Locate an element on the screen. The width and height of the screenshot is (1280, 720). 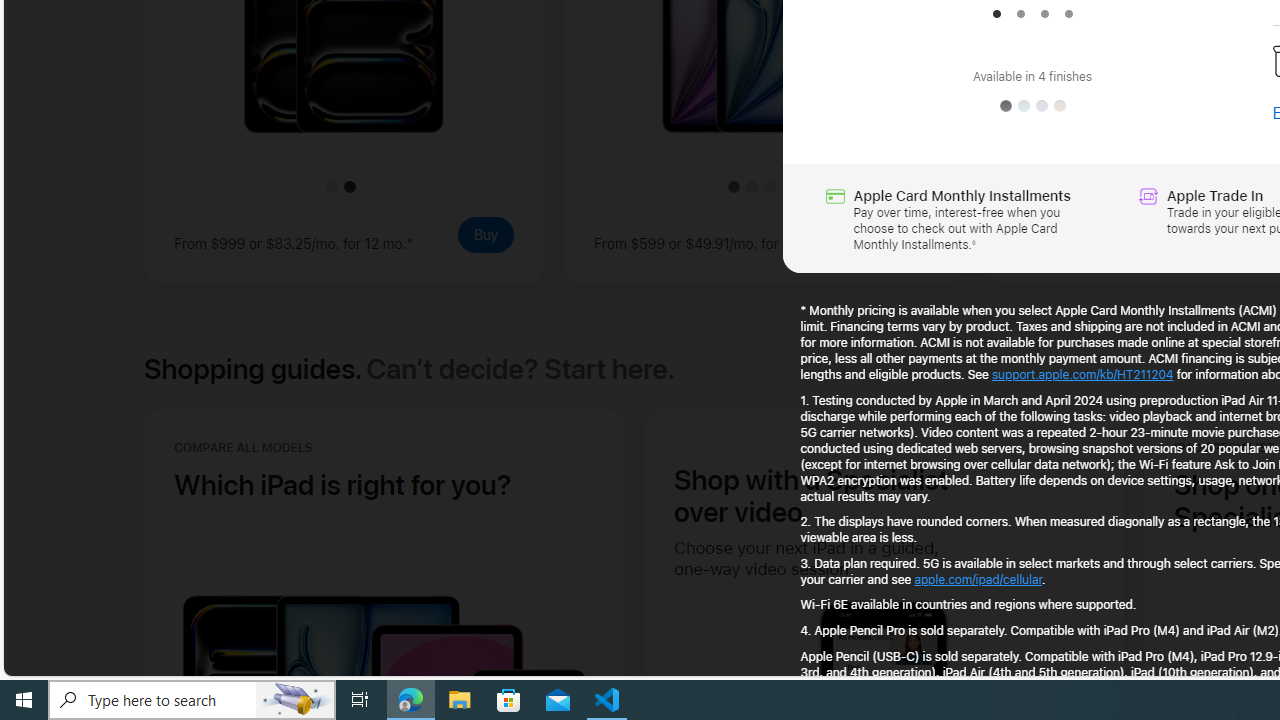
'Starlight' is located at coordinates (1058, 106).